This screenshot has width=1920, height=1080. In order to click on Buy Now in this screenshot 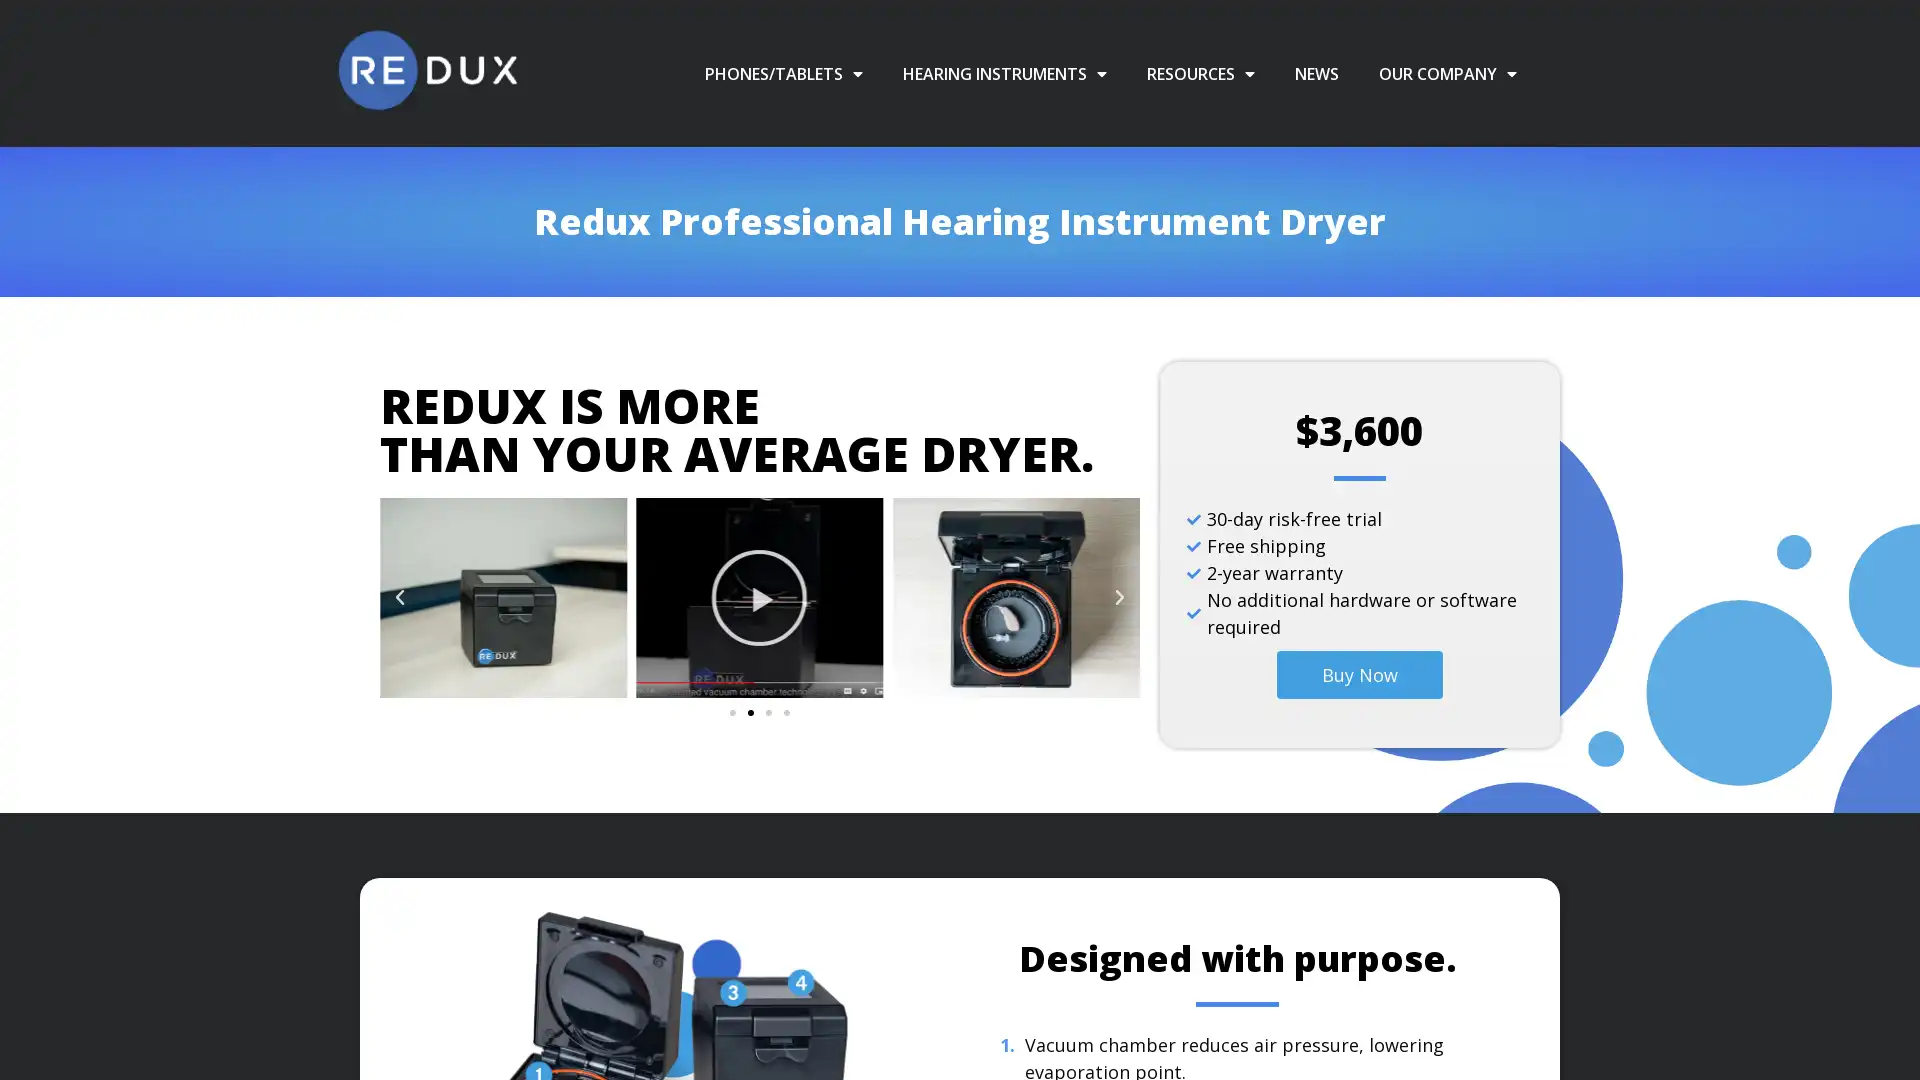, I will do `click(1358, 675)`.